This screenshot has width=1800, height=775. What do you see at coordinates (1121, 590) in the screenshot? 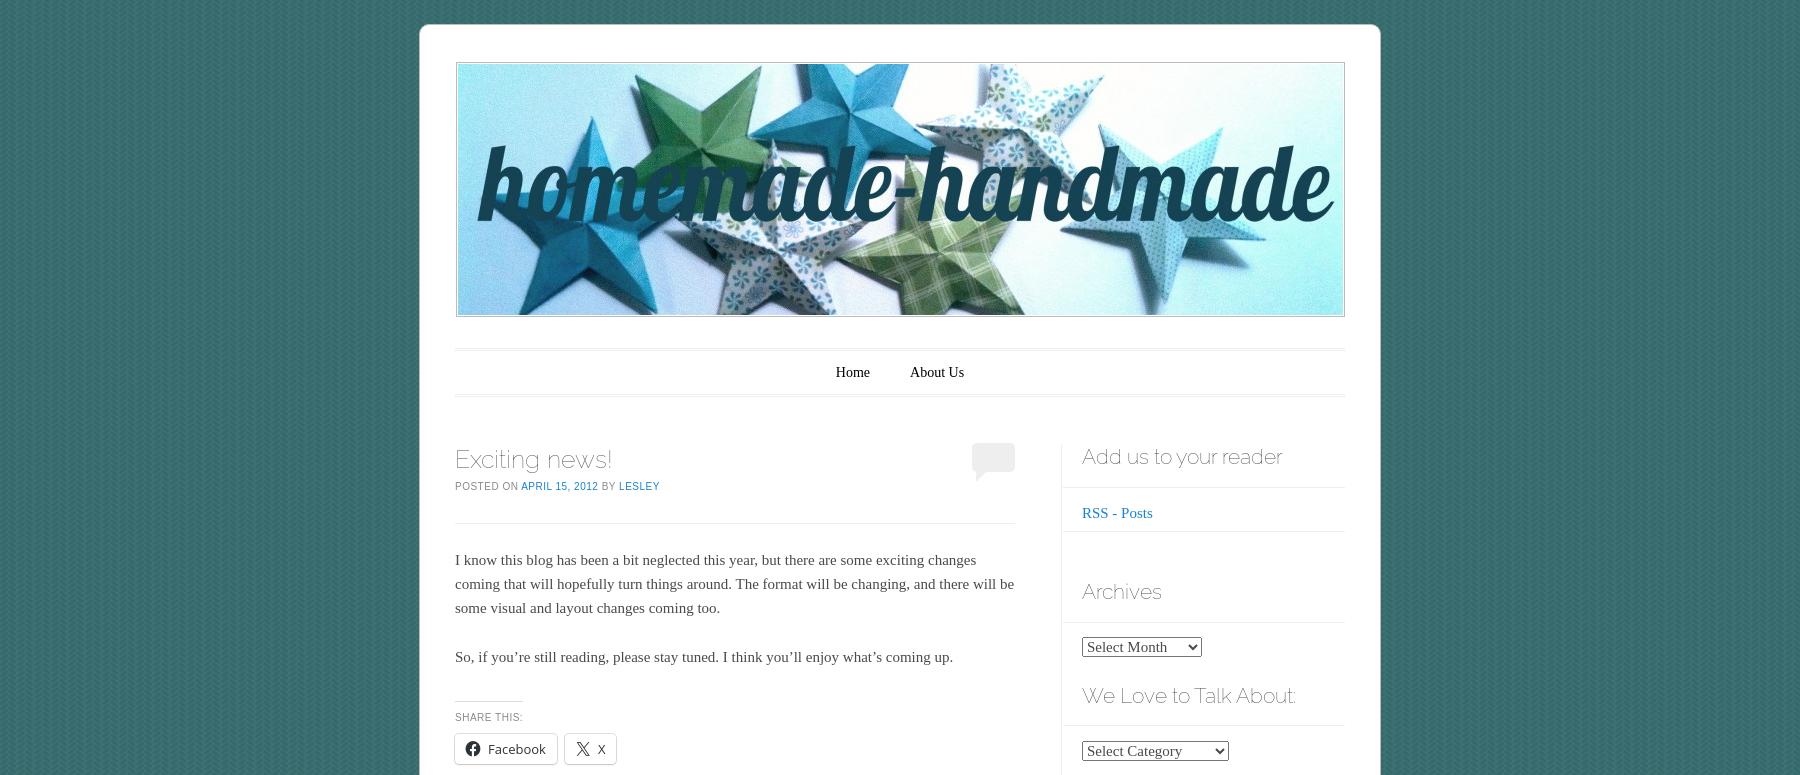
I see `'Archives'` at bounding box center [1121, 590].